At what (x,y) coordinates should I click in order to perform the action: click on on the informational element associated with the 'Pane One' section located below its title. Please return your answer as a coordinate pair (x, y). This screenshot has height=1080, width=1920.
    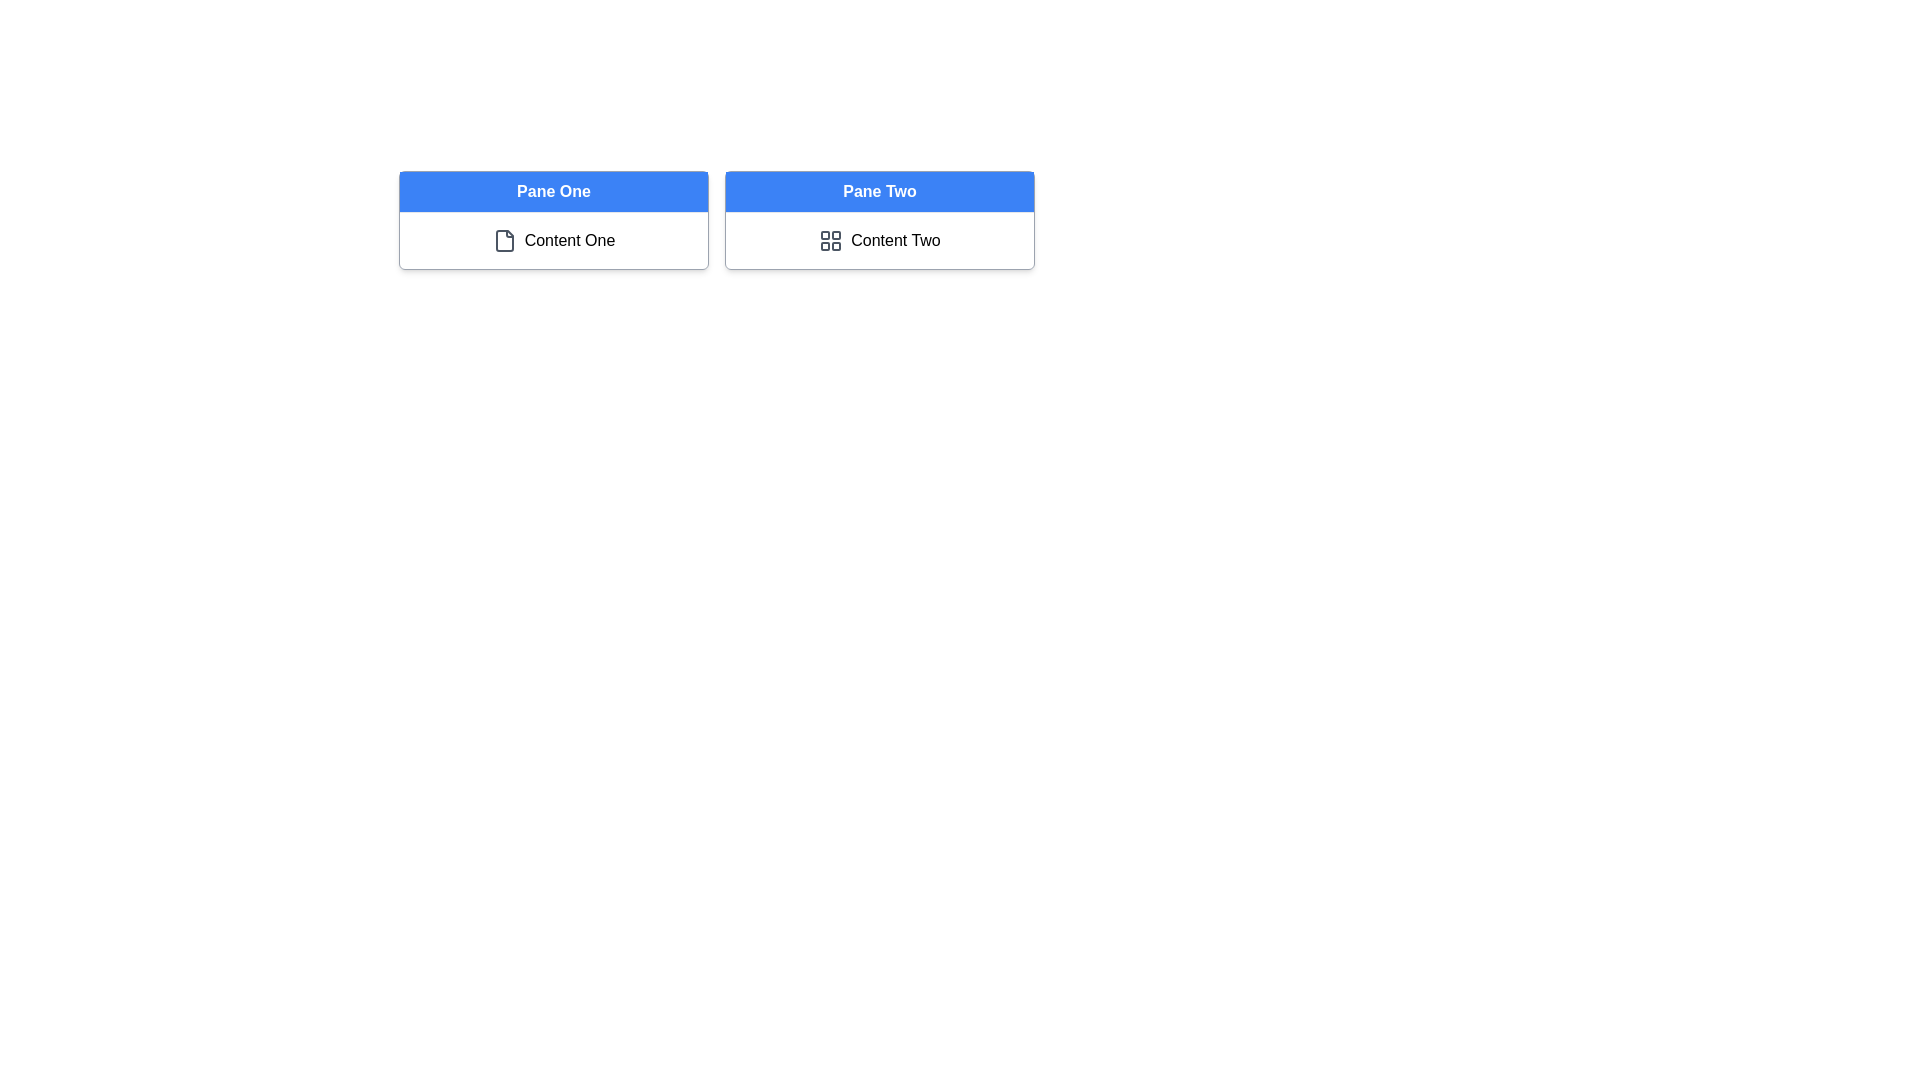
    Looking at the image, I should click on (553, 238).